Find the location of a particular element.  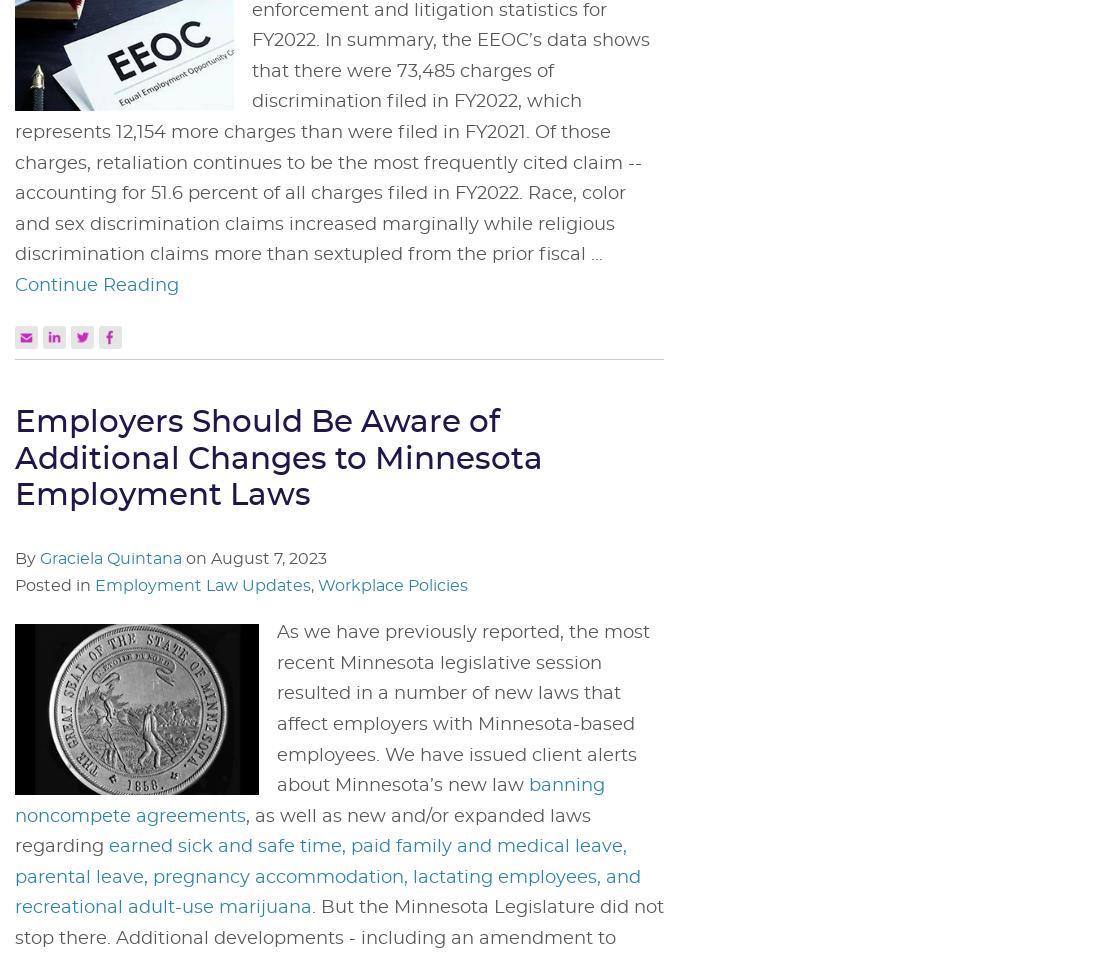

'Posted in' is located at coordinates (54, 585).